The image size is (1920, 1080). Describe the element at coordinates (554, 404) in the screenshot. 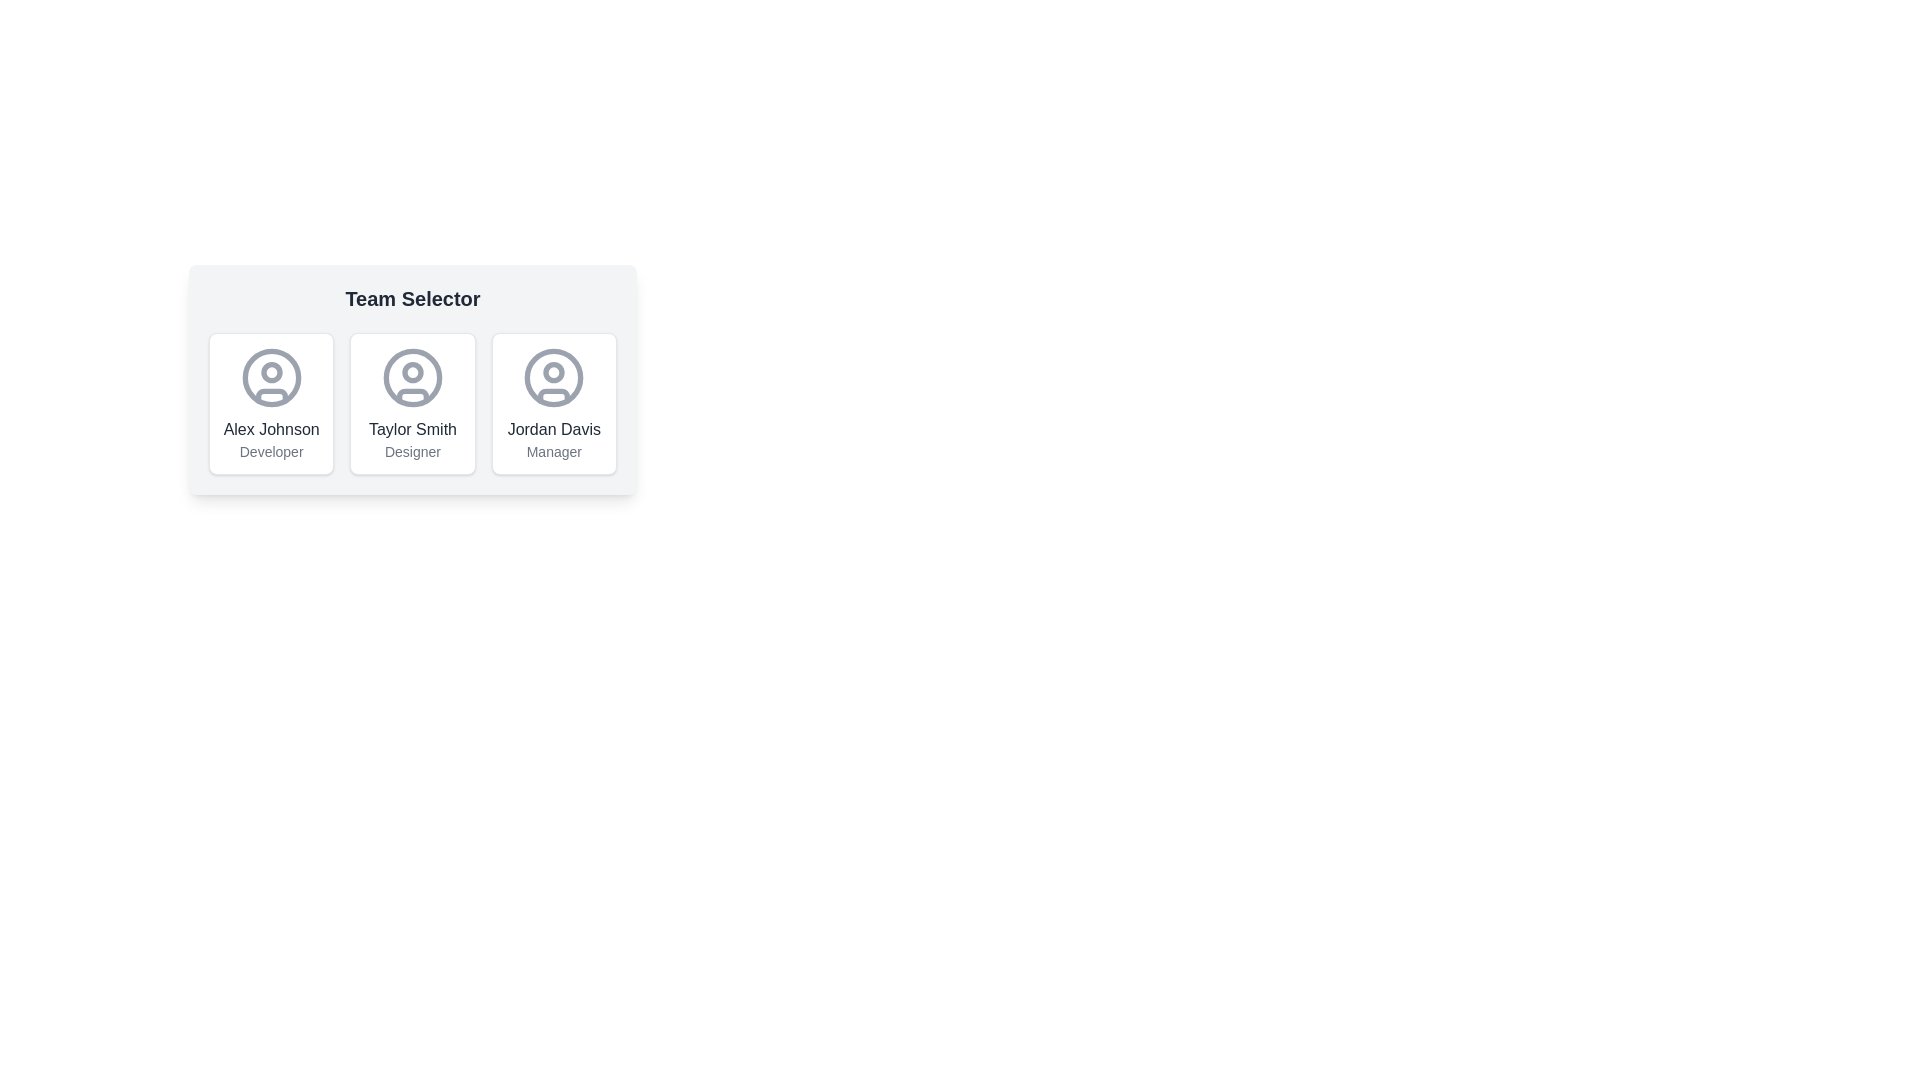

I see `the selectable profile card for 'Jordan Davis', which is the third card in a horizontal list of three cards` at that location.